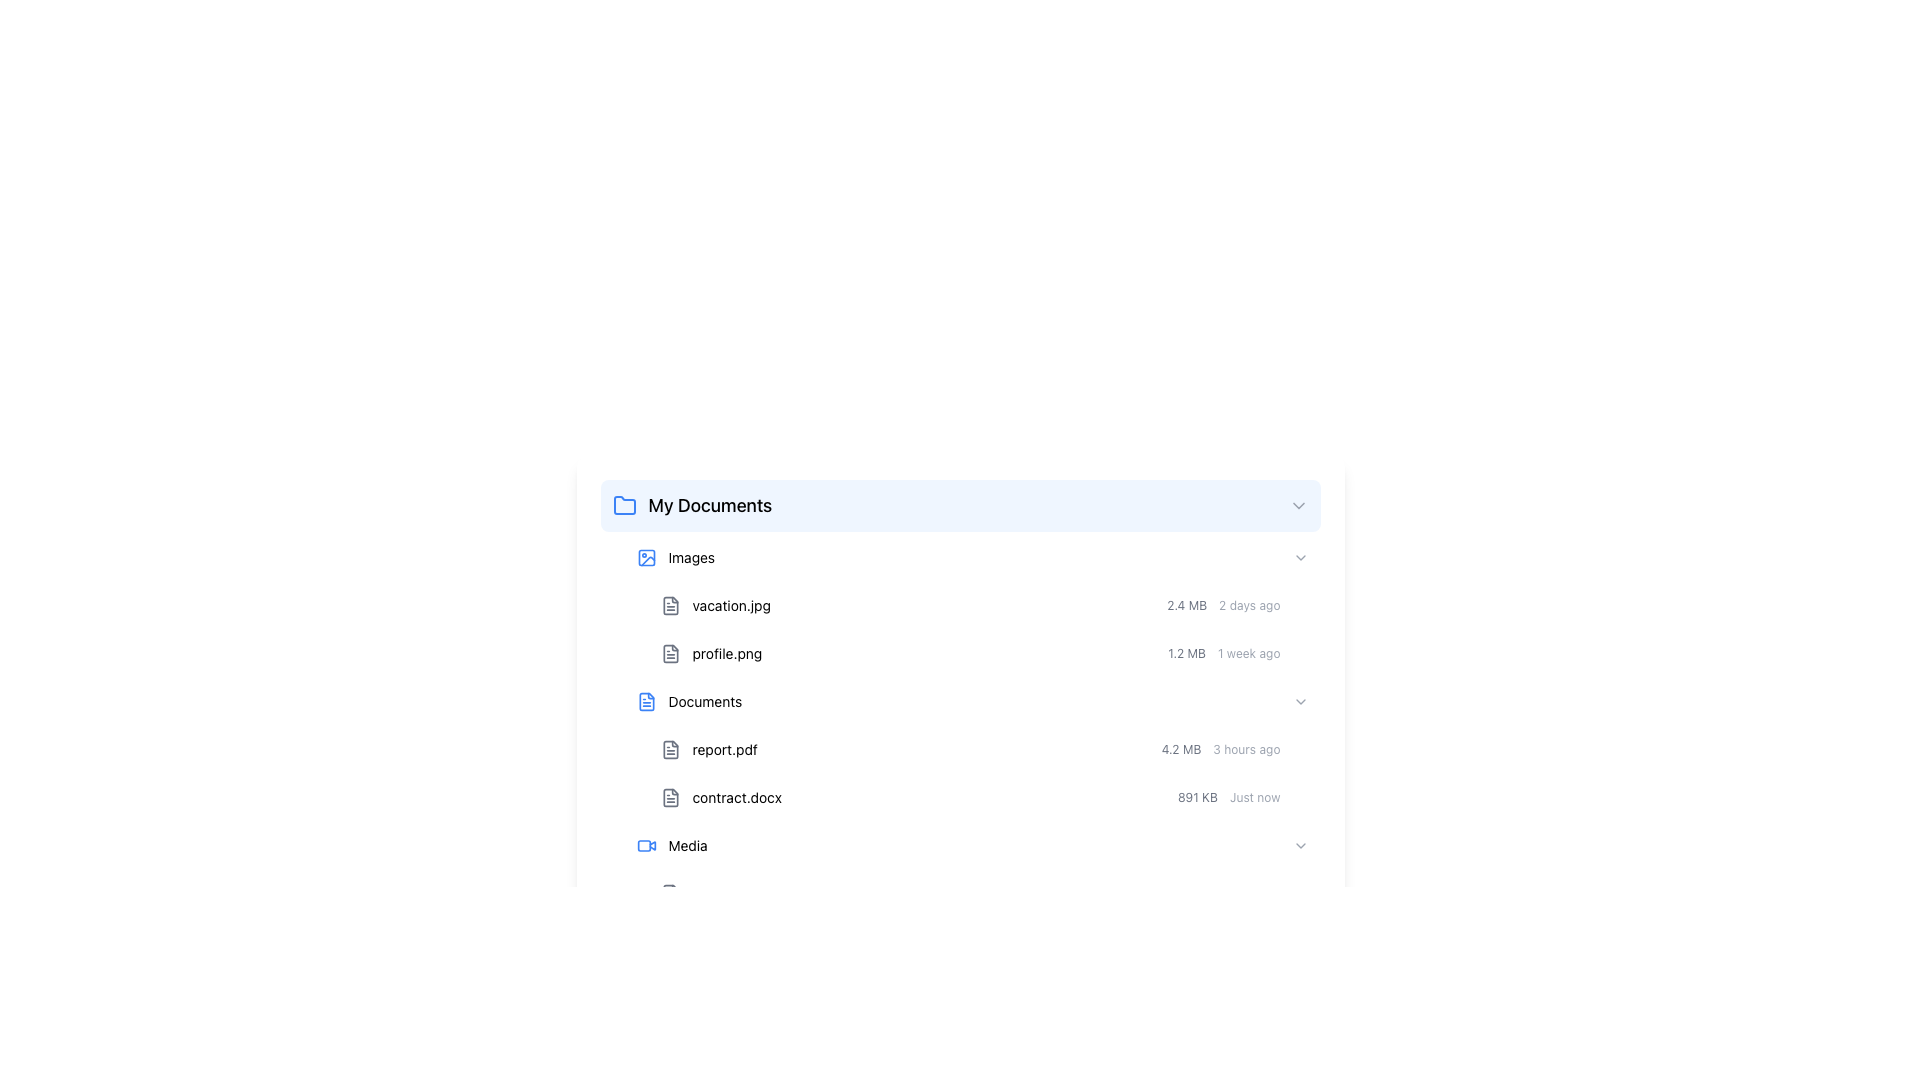 The height and width of the screenshot is (1080, 1920). Describe the element at coordinates (1254, 797) in the screenshot. I see `displayed timestamp information from the Text label indicating the recency of the associated file, which is located to the right of the '891 KB' text label and just left of the download icon` at that location.